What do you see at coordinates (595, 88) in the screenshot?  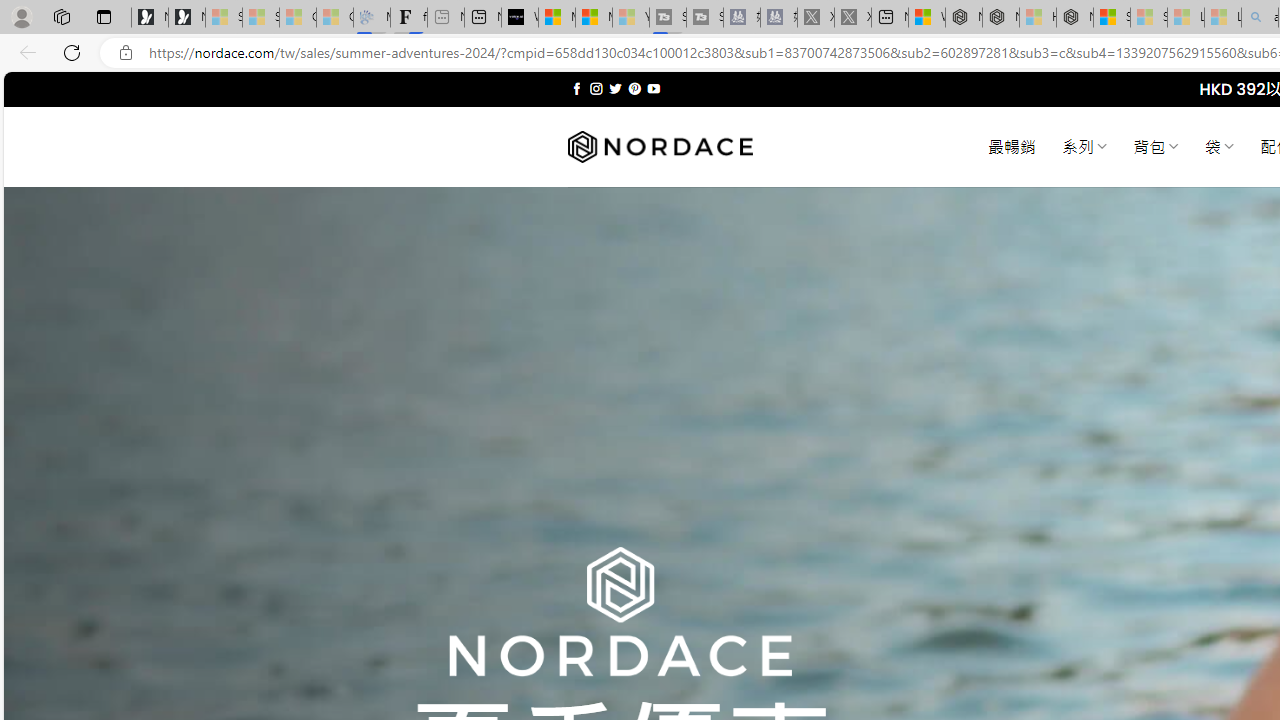 I see `'Follow on Instagram'` at bounding box center [595, 88].